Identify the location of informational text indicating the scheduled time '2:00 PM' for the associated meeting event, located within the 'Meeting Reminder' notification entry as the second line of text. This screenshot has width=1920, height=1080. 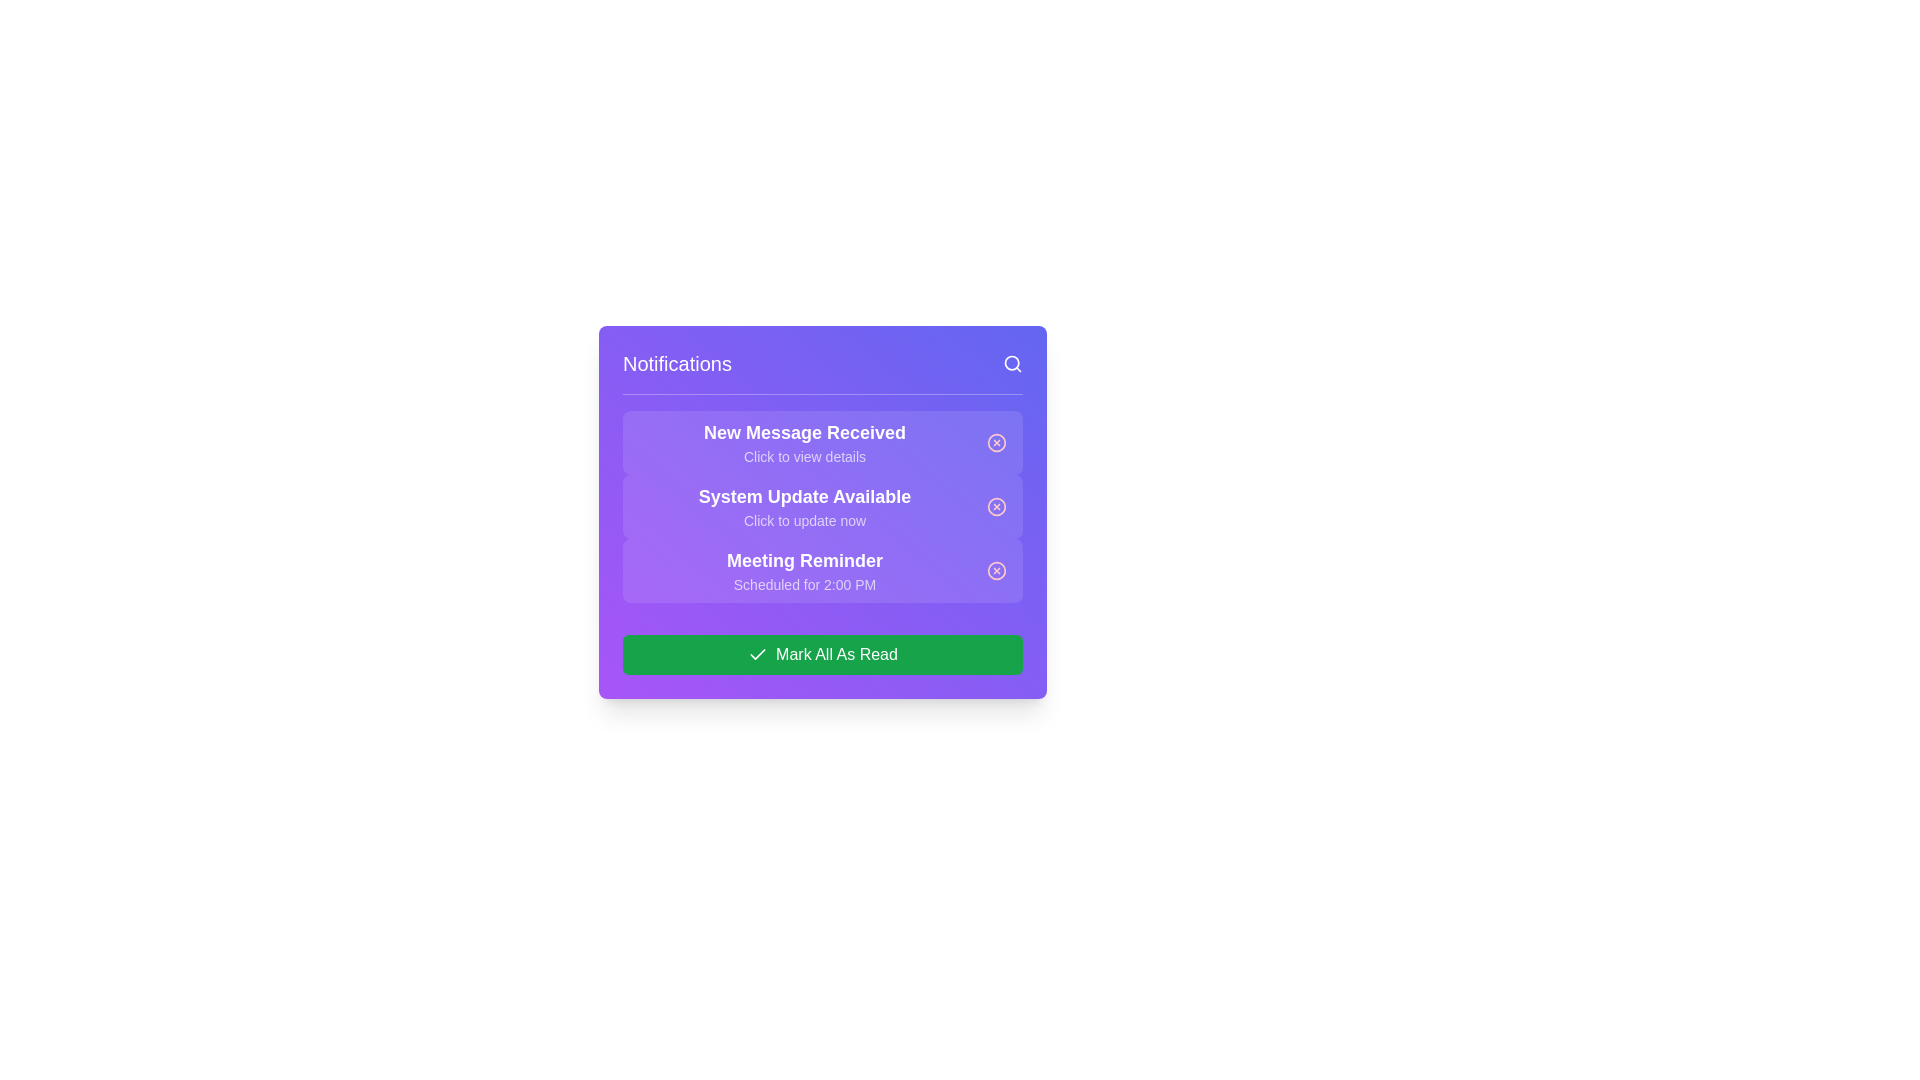
(805, 585).